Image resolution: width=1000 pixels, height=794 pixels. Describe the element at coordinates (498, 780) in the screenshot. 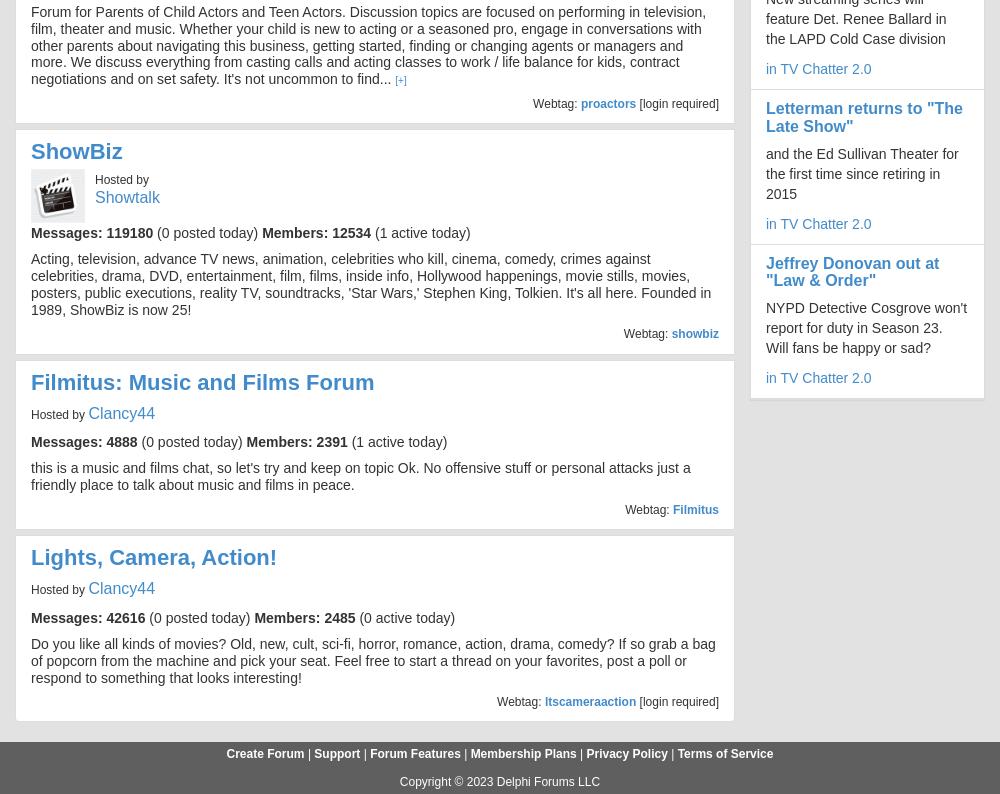

I see `'Copyright © 2023 Delphi Forums LLC'` at that location.